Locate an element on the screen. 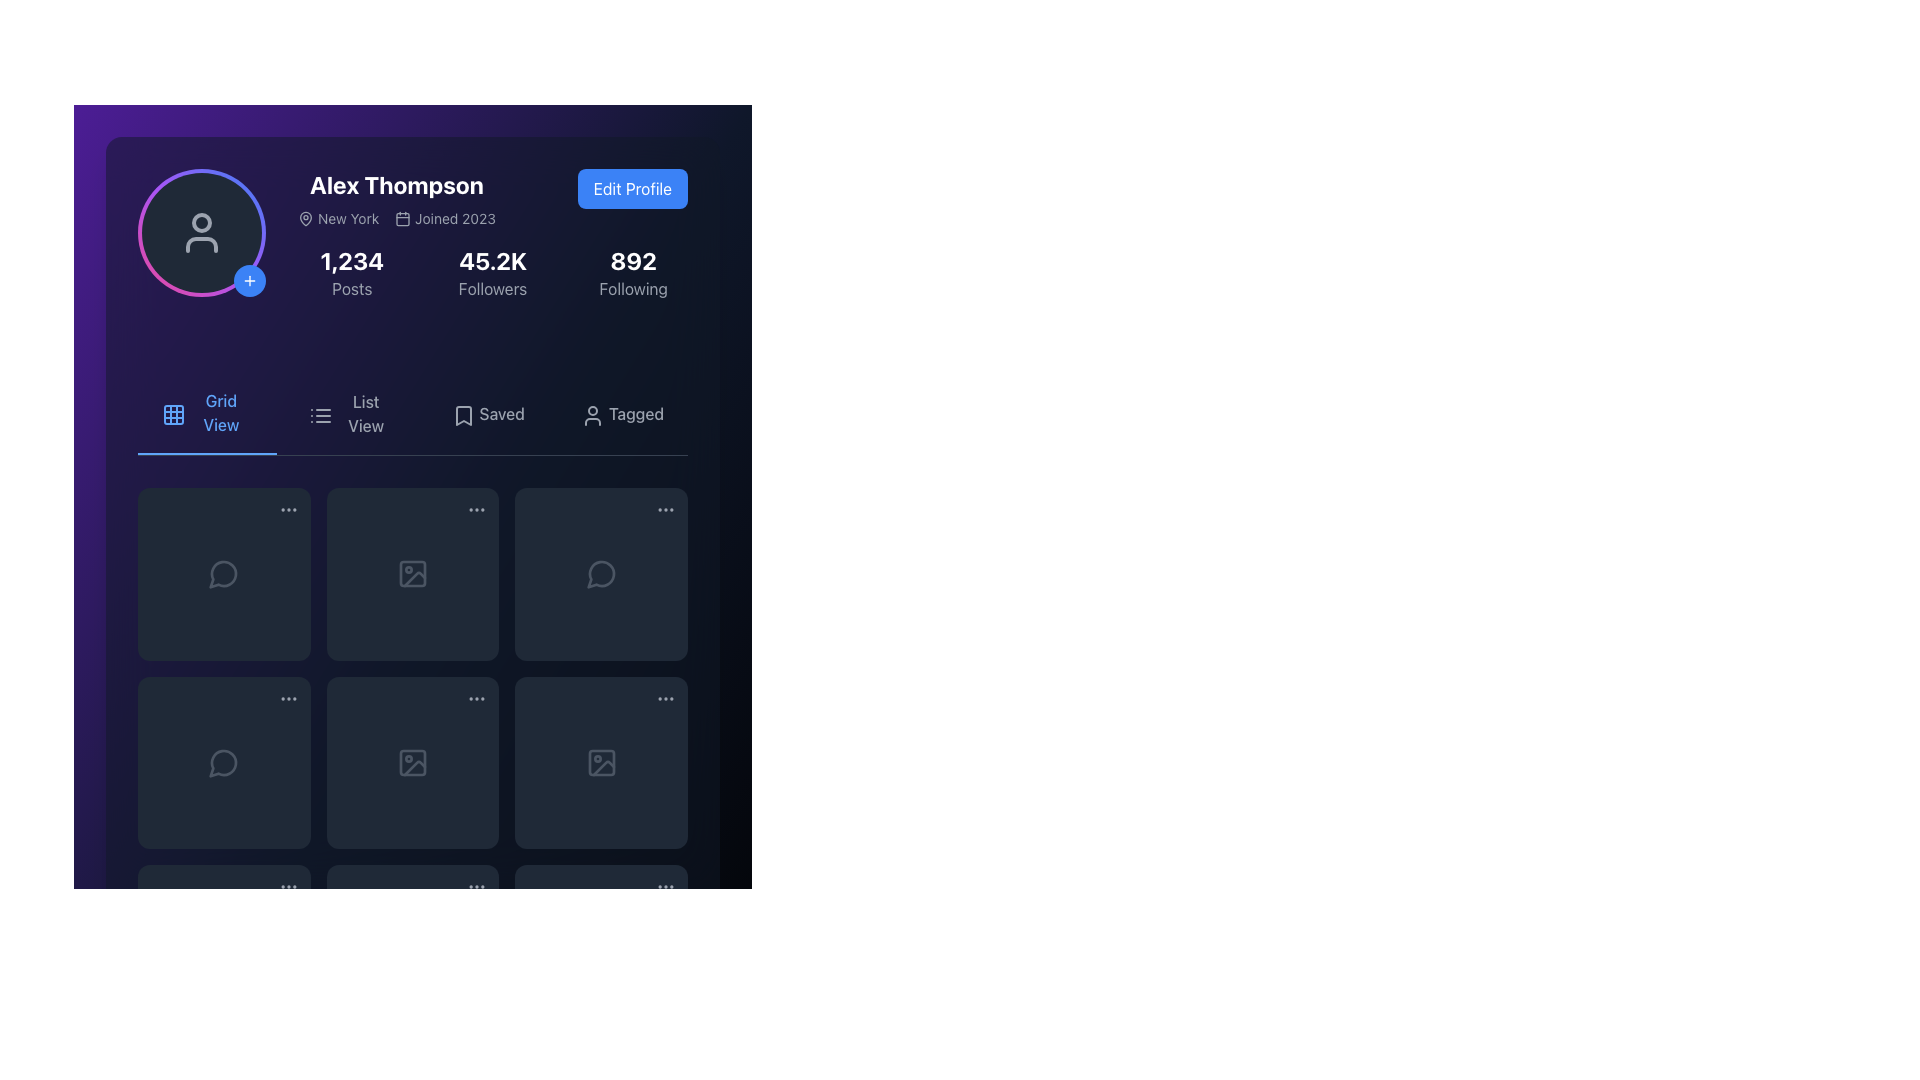 The width and height of the screenshot is (1920, 1080). follower count displayed in the middle component of the row containing 'Posts', 'Followers', and 'Following' is located at coordinates (493, 273).